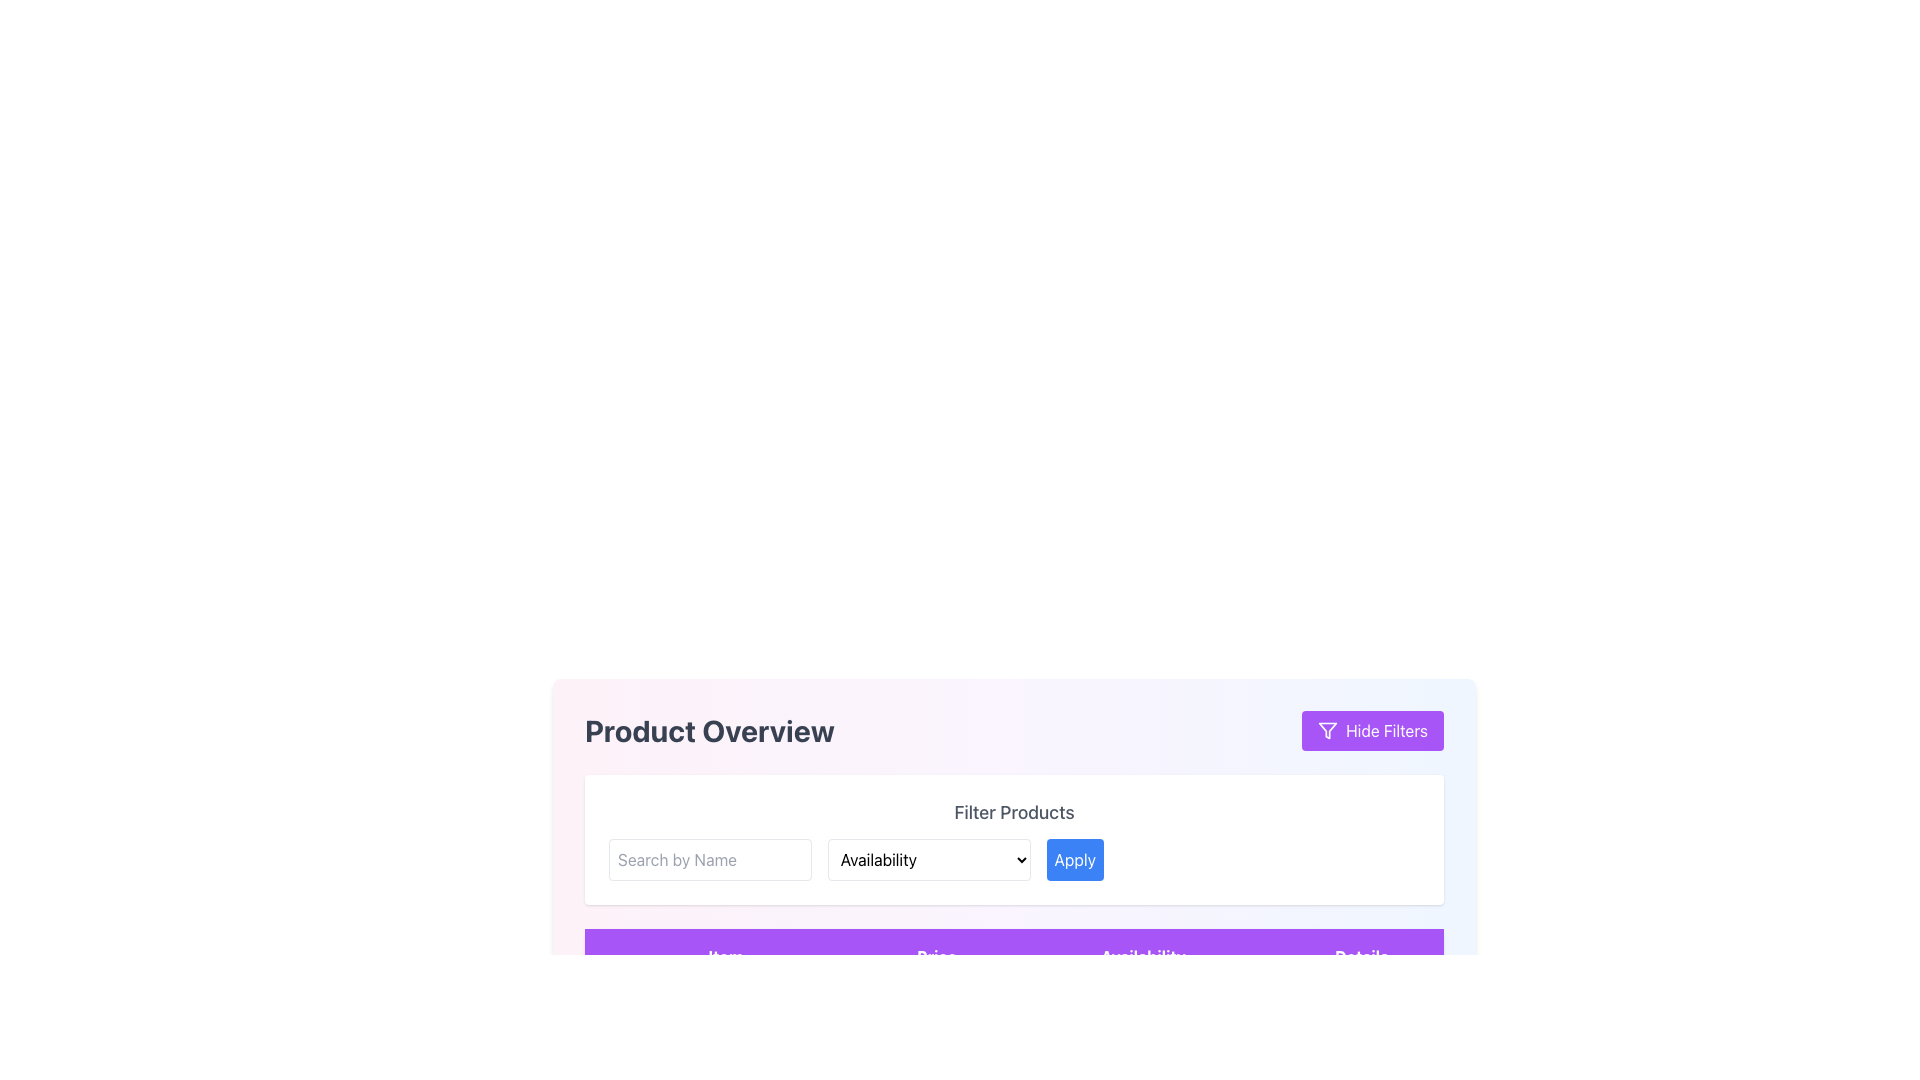 The width and height of the screenshot is (1920, 1080). What do you see at coordinates (1143, 955) in the screenshot?
I see `the static text label that serves as a header for availability information, positioned between the 'Price' and 'Details' labels` at bounding box center [1143, 955].